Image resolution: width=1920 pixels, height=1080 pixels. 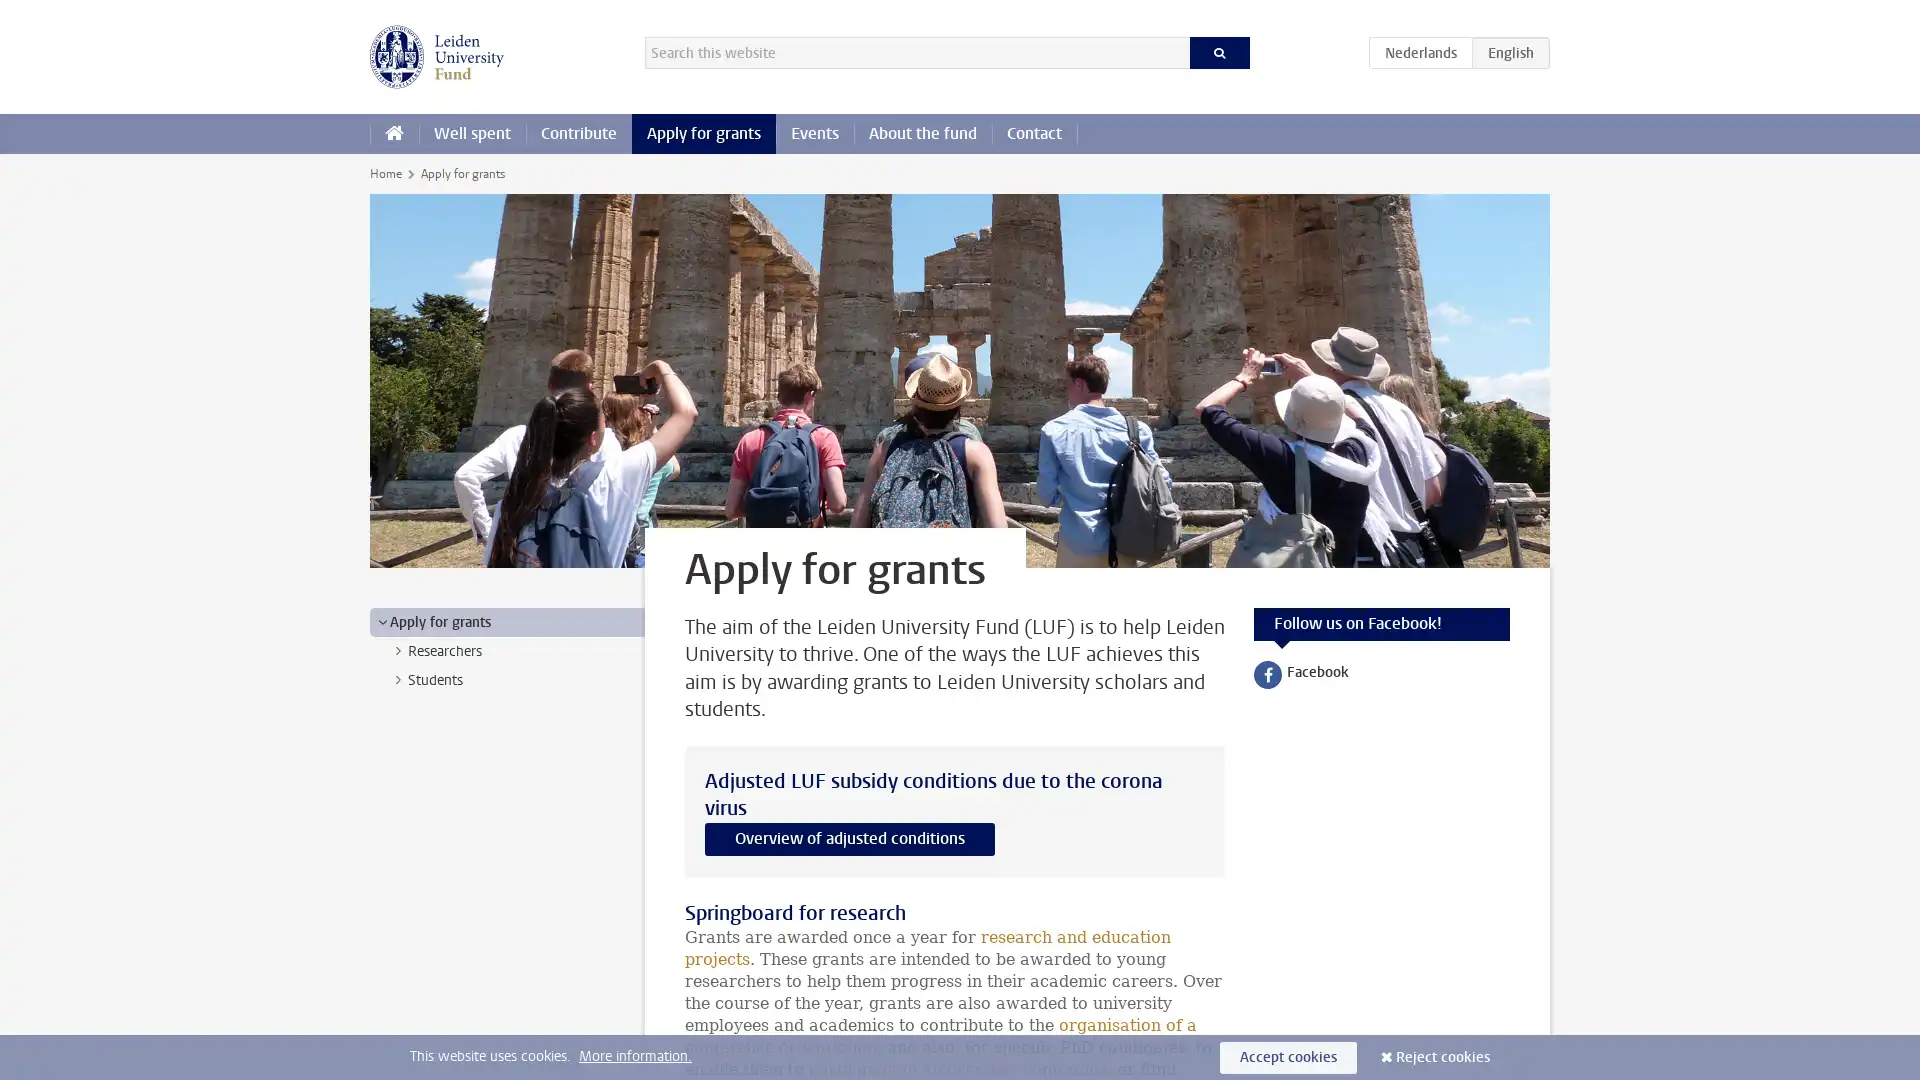 What do you see at coordinates (382, 620) in the screenshot?
I see `>` at bounding box center [382, 620].